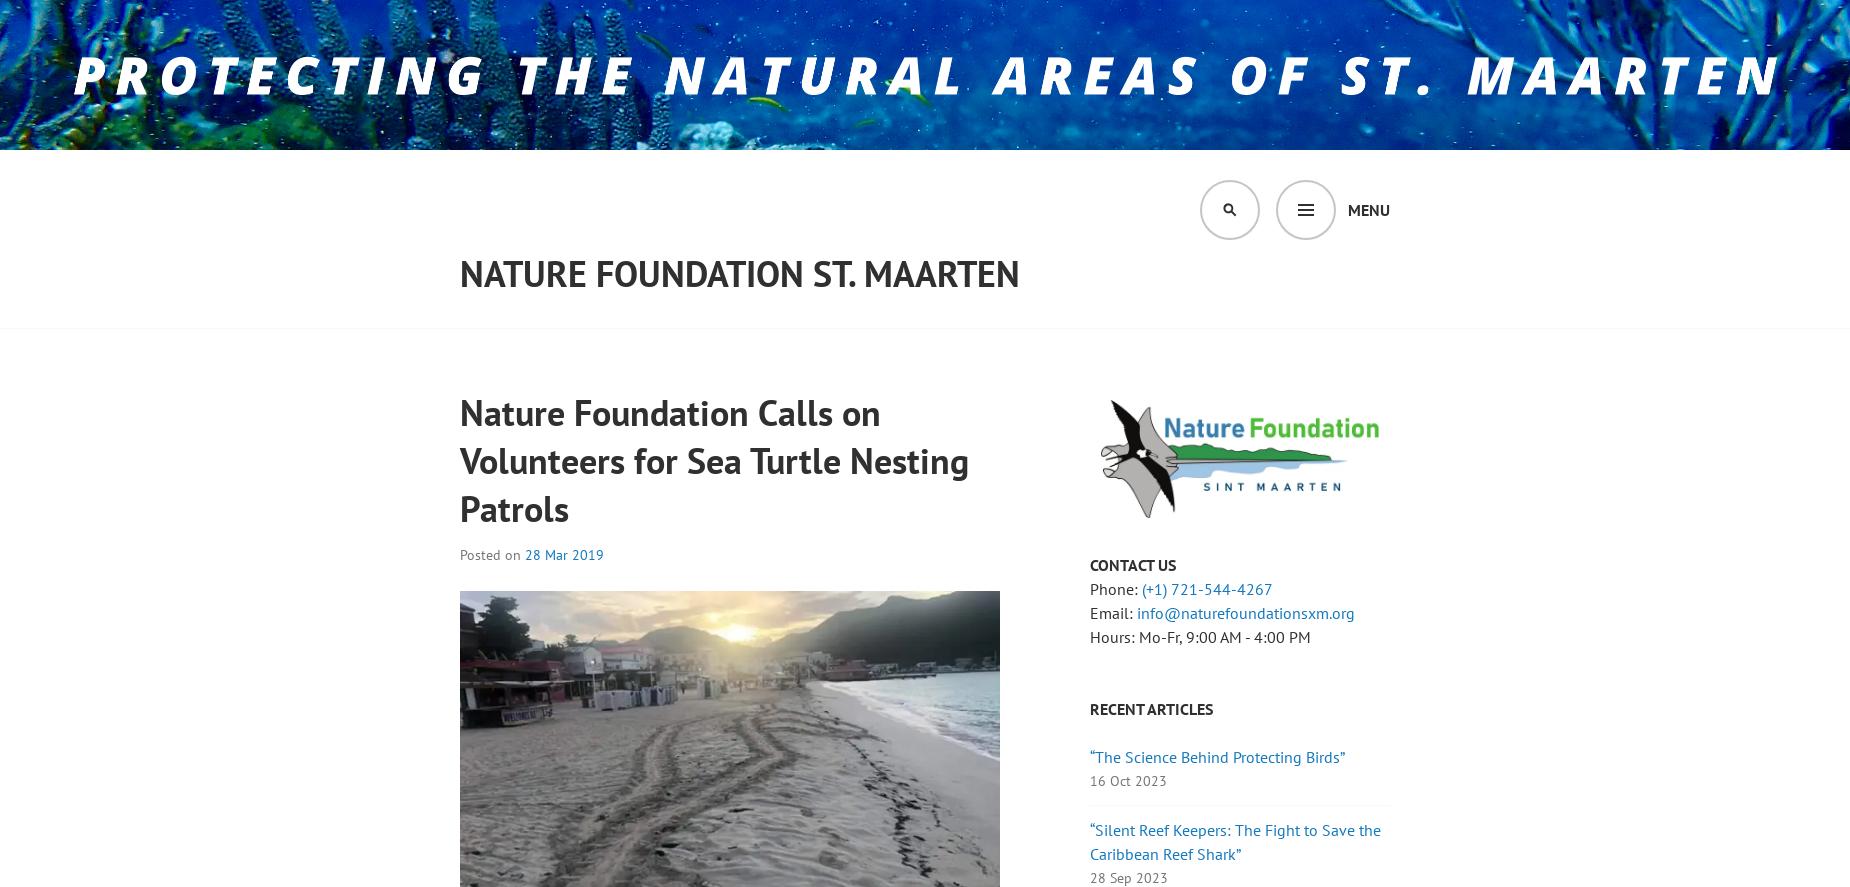  What do you see at coordinates (1089, 755) in the screenshot?
I see `'“The Science Behind Protecting Birds”'` at bounding box center [1089, 755].